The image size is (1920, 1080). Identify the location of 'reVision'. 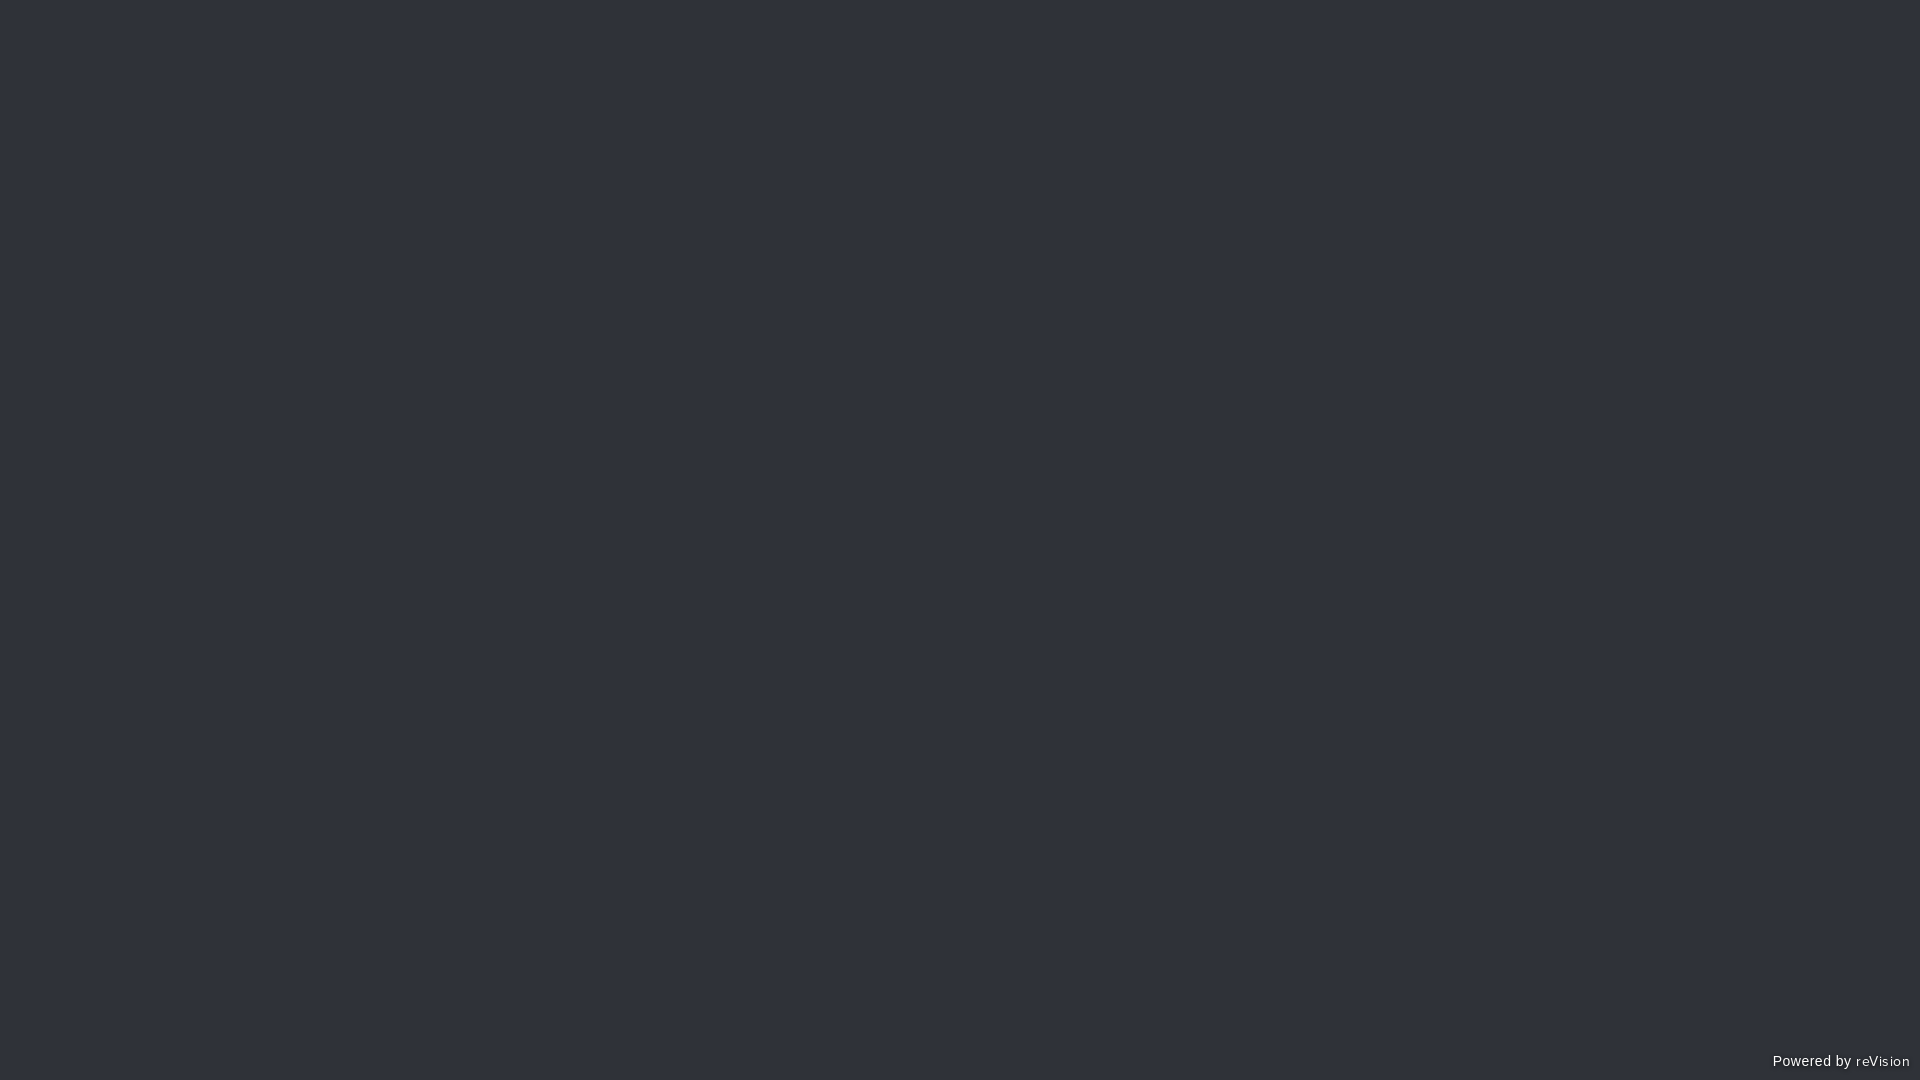
(1881, 1063).